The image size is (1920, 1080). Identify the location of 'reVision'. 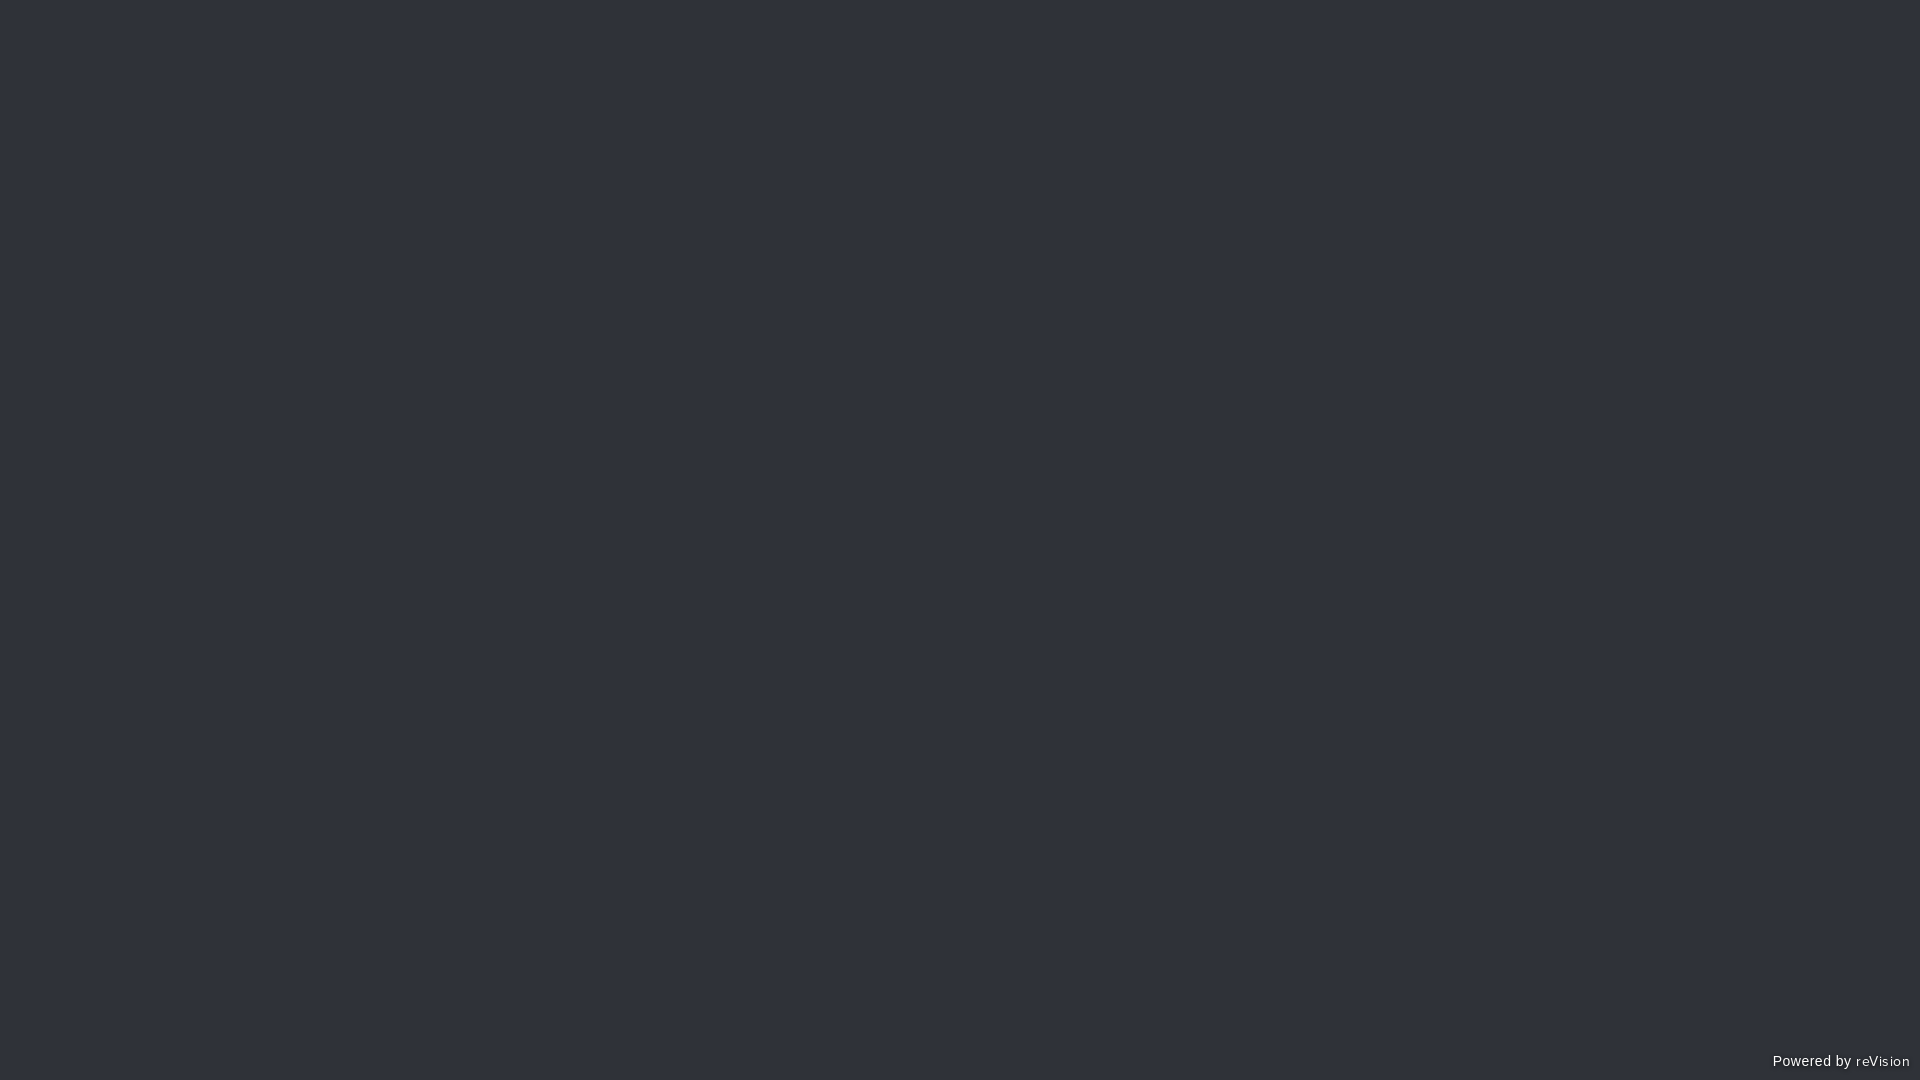
(1881, 1063).